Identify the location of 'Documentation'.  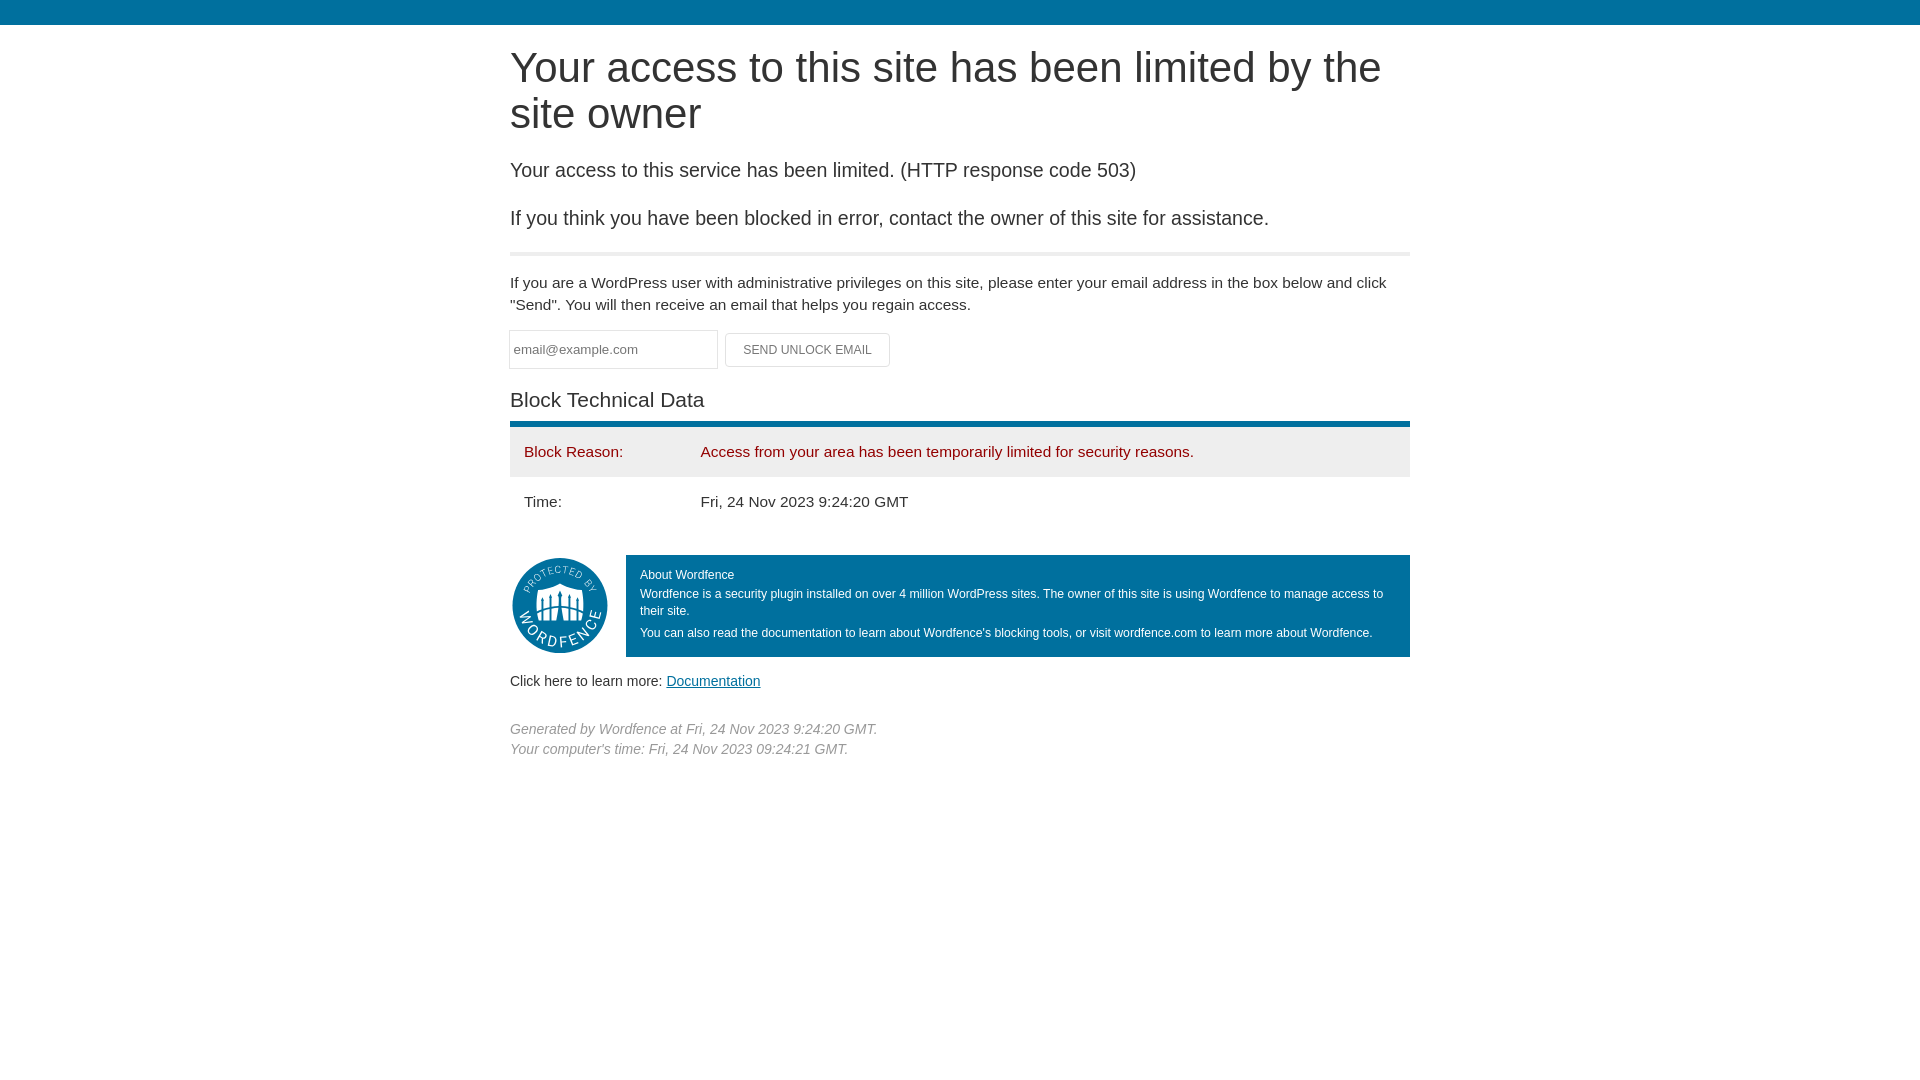
(713, 680).